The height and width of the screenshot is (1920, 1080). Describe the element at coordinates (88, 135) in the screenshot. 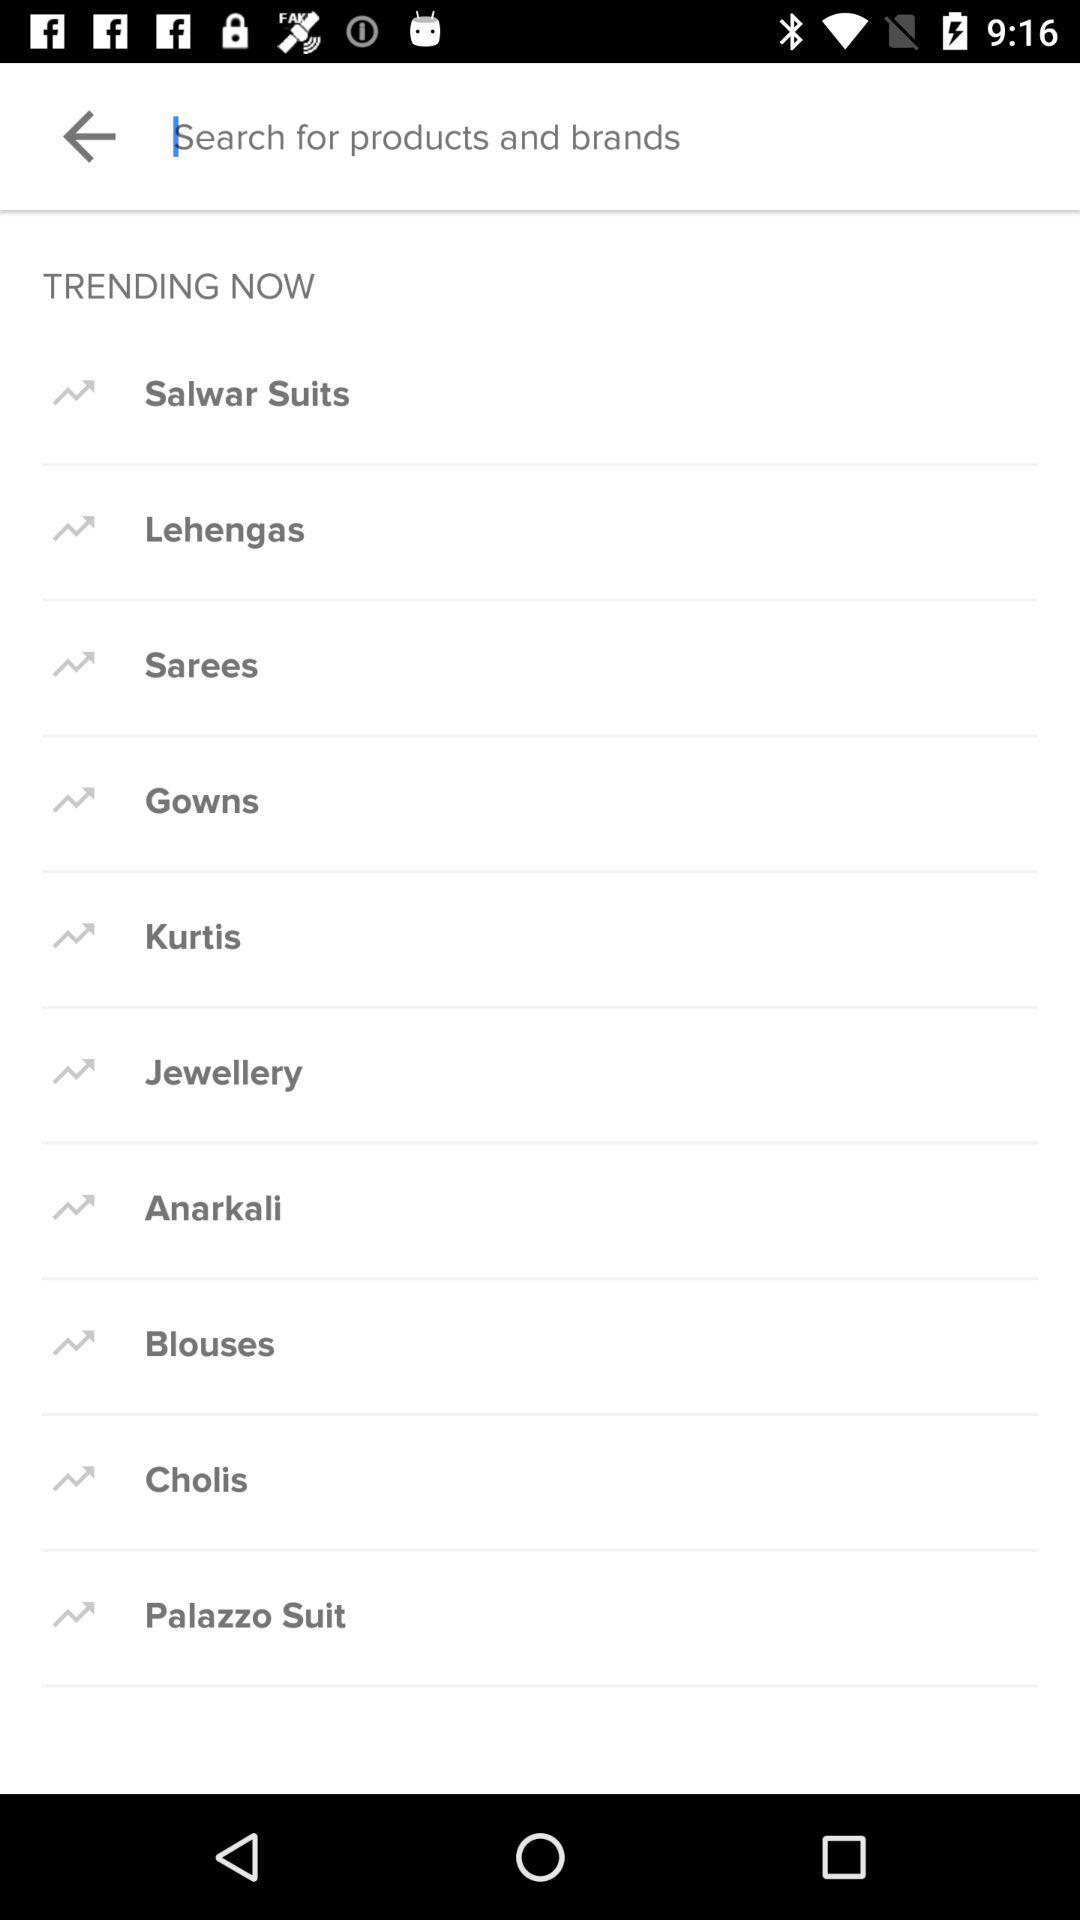

I see `go back` at that location.